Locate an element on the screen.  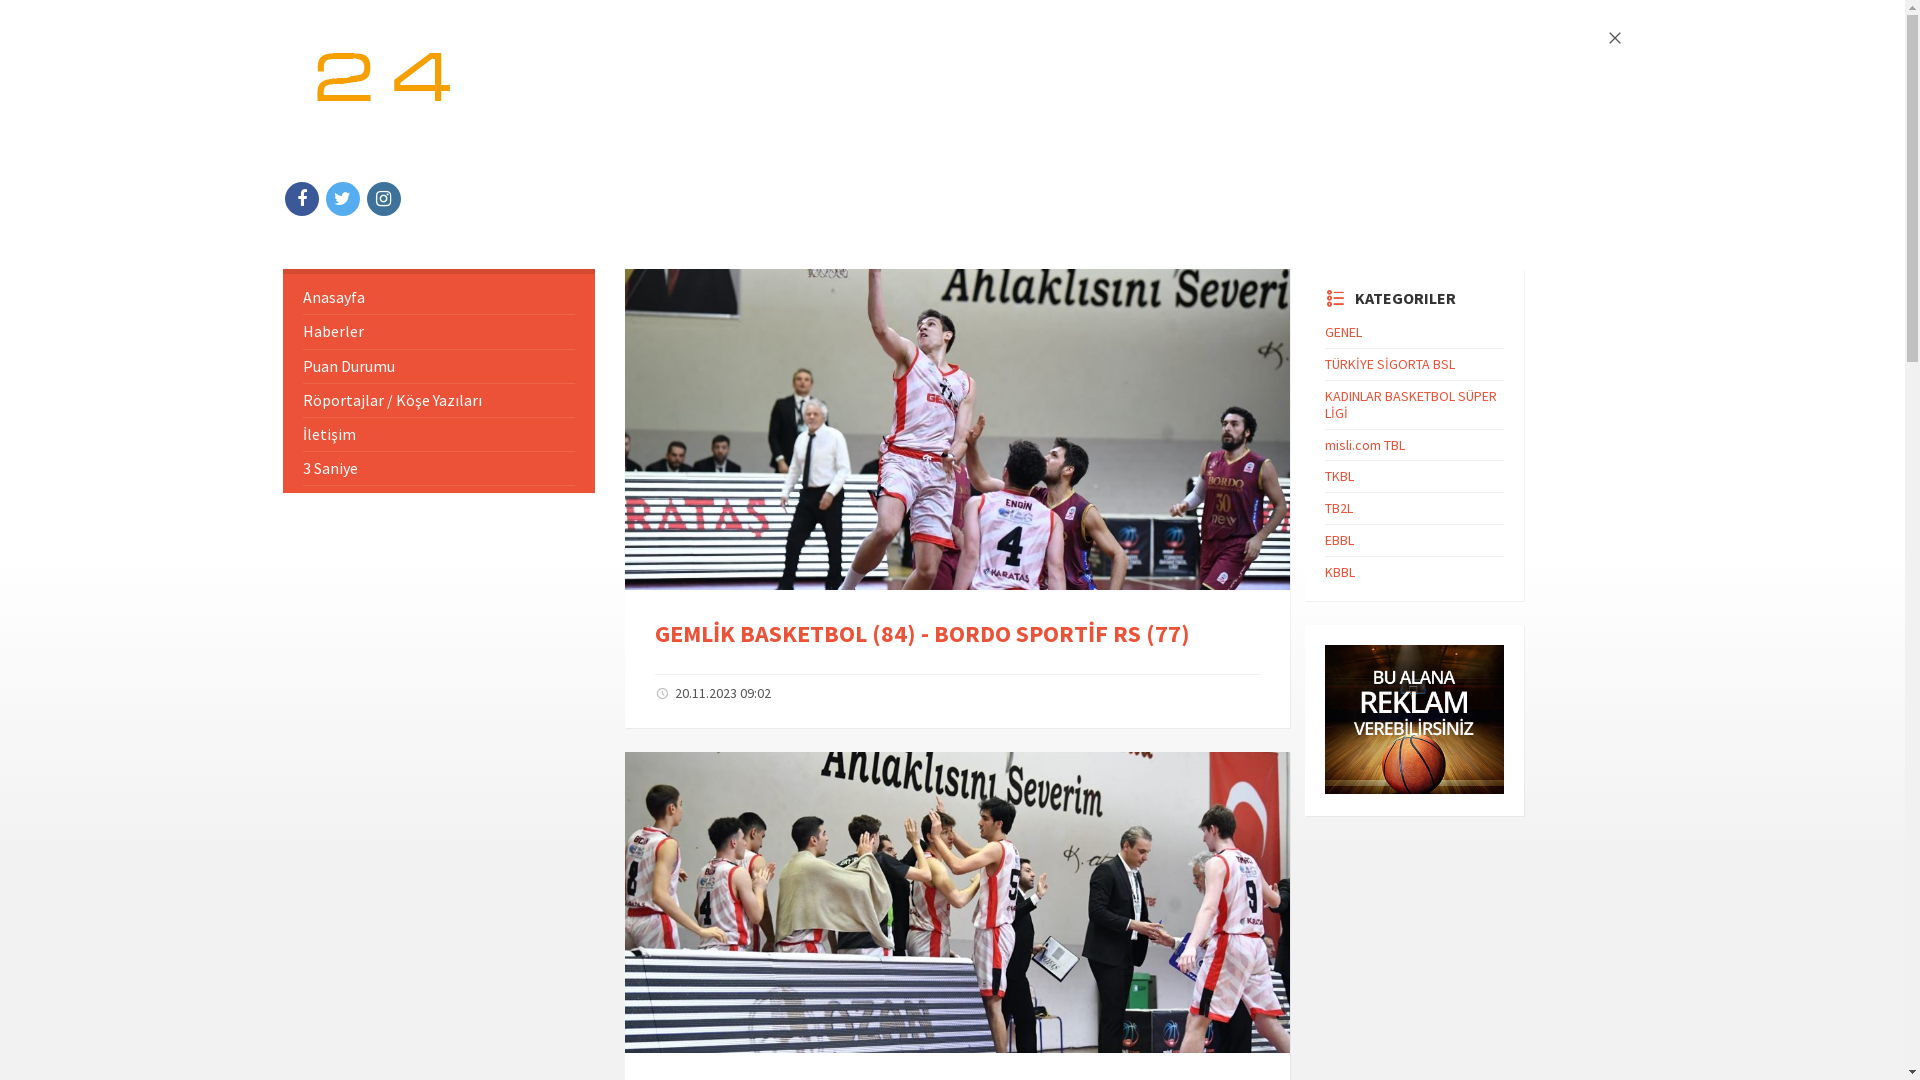
'3 Saniye' is located at coordinates (437, 468).